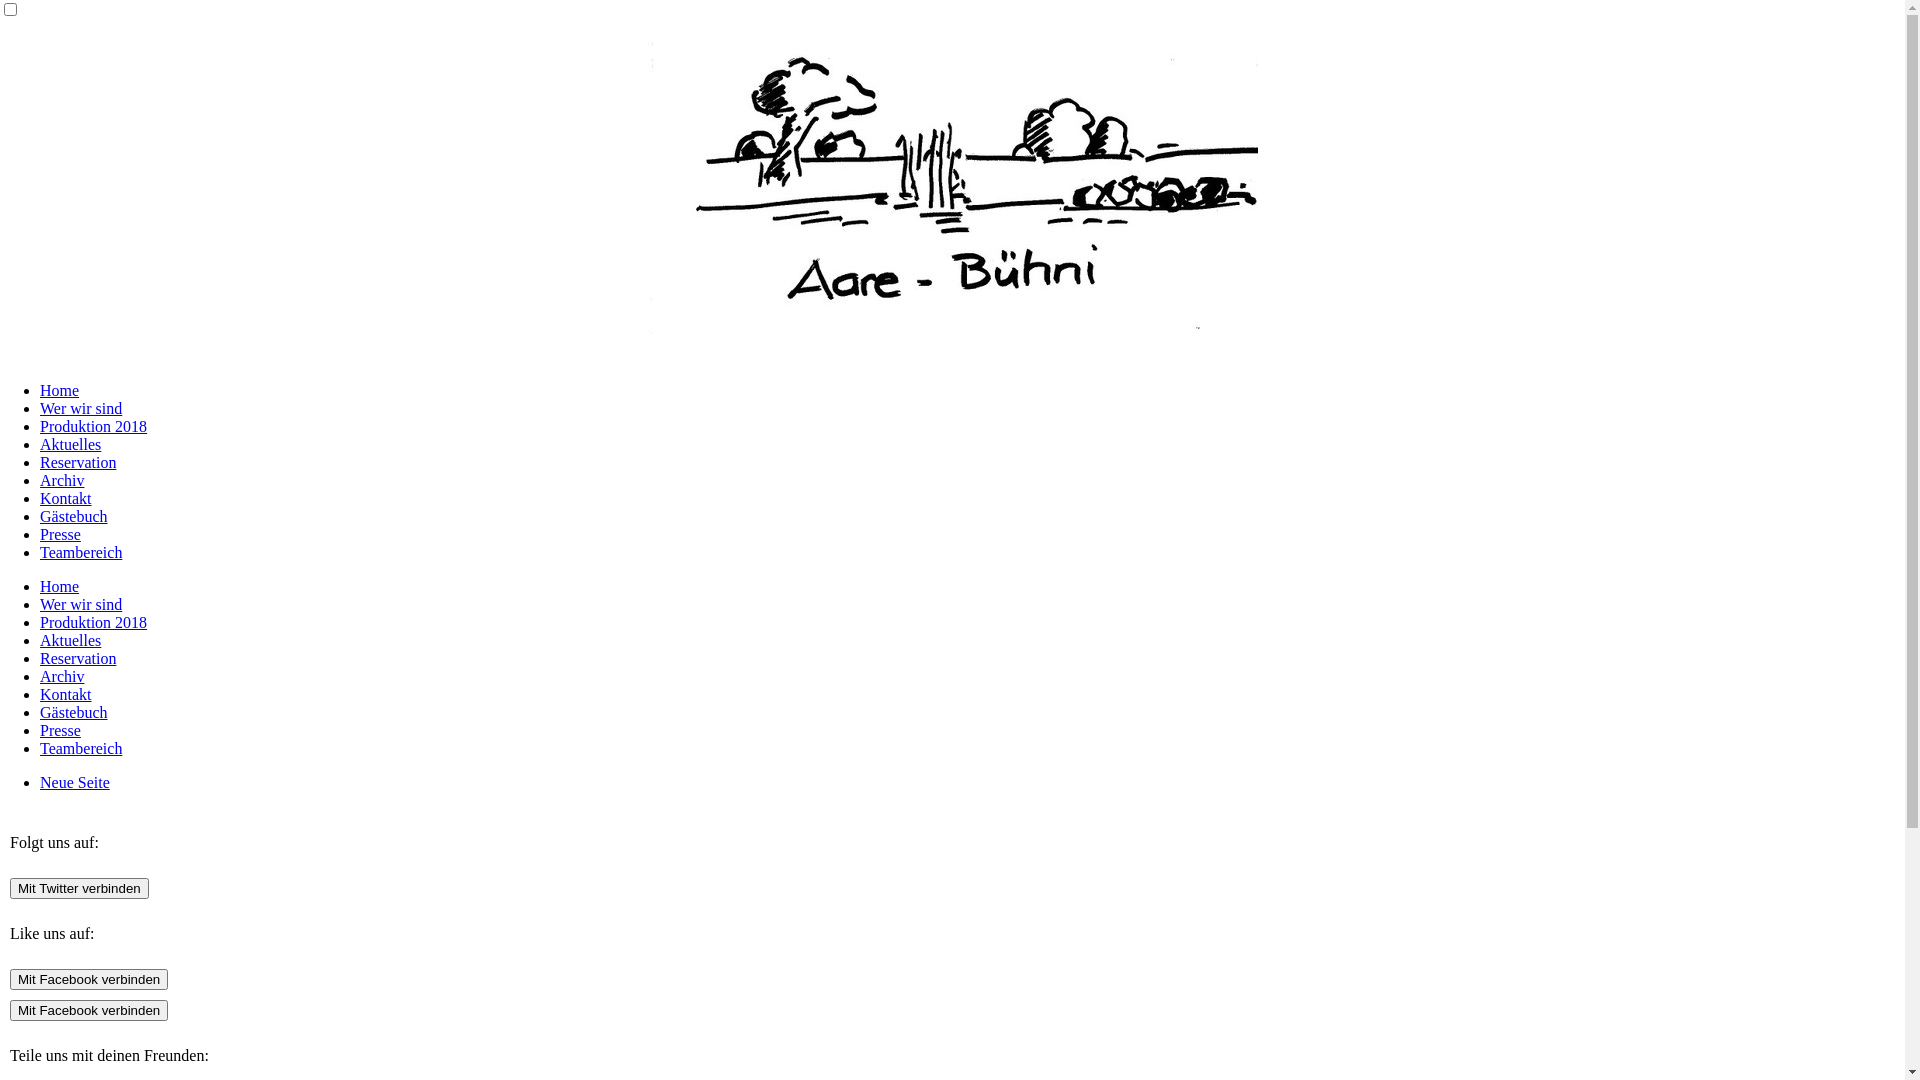  What do you see at coordinates (77, 462) in the screenshot?
I see `'Reservation'` at bounding box center [77, 462].